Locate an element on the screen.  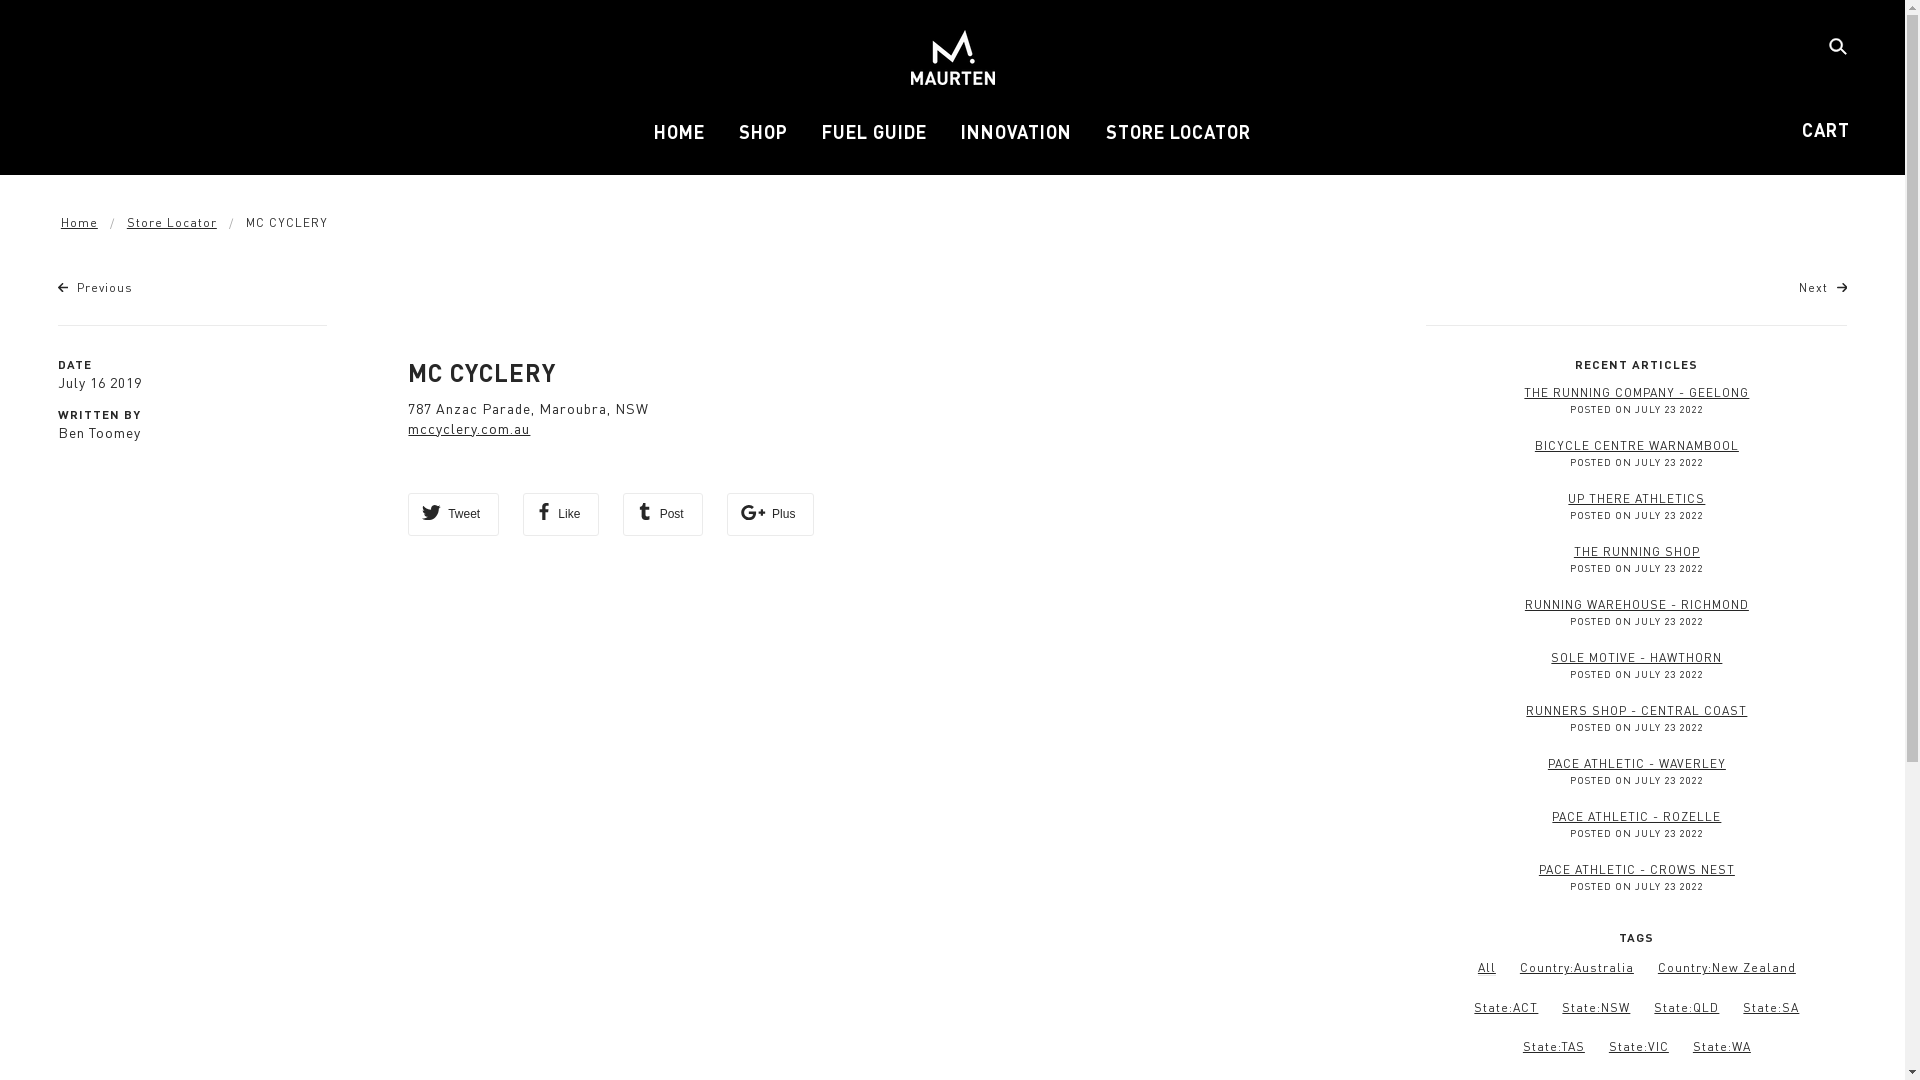
'UP THERE ATHLETICS' is located at coordinates (1636, 497).